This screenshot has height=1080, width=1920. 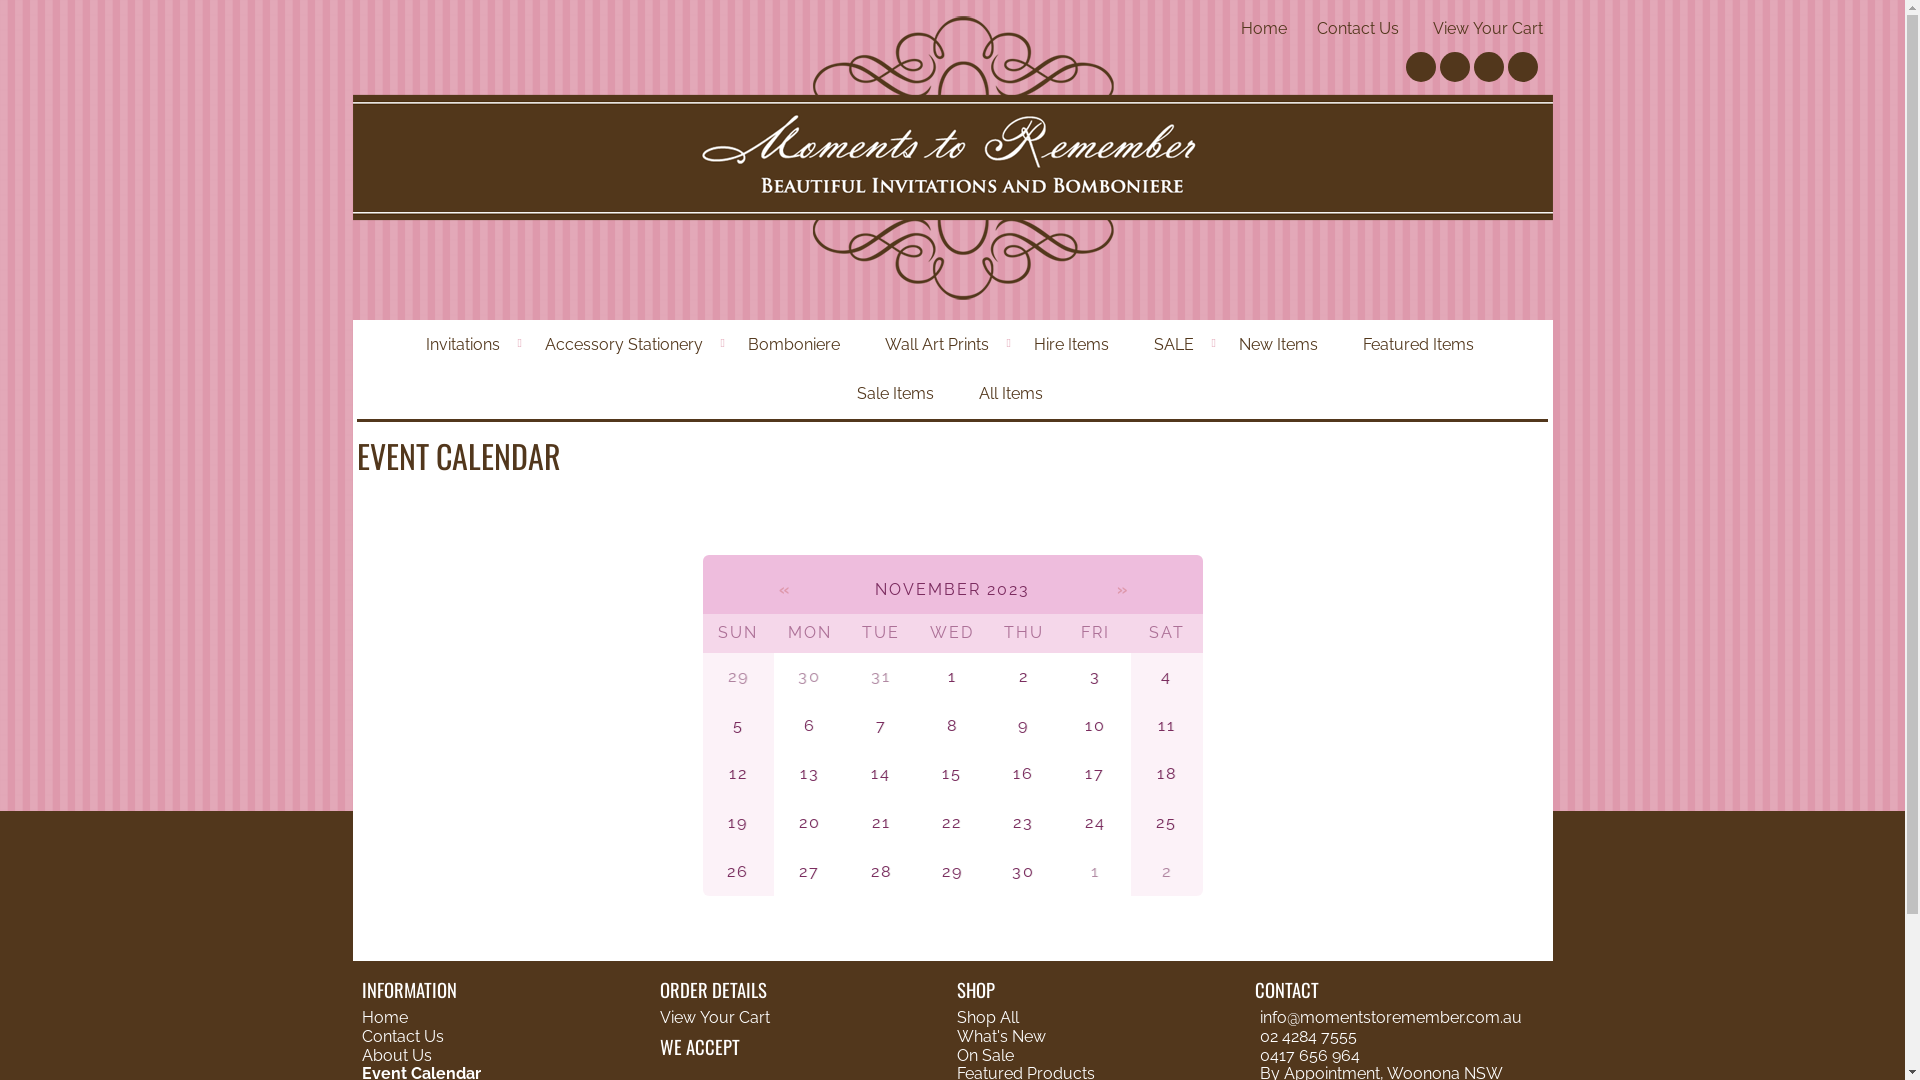 I want to click on 'Bomboniere', so click(x=795, y=344).